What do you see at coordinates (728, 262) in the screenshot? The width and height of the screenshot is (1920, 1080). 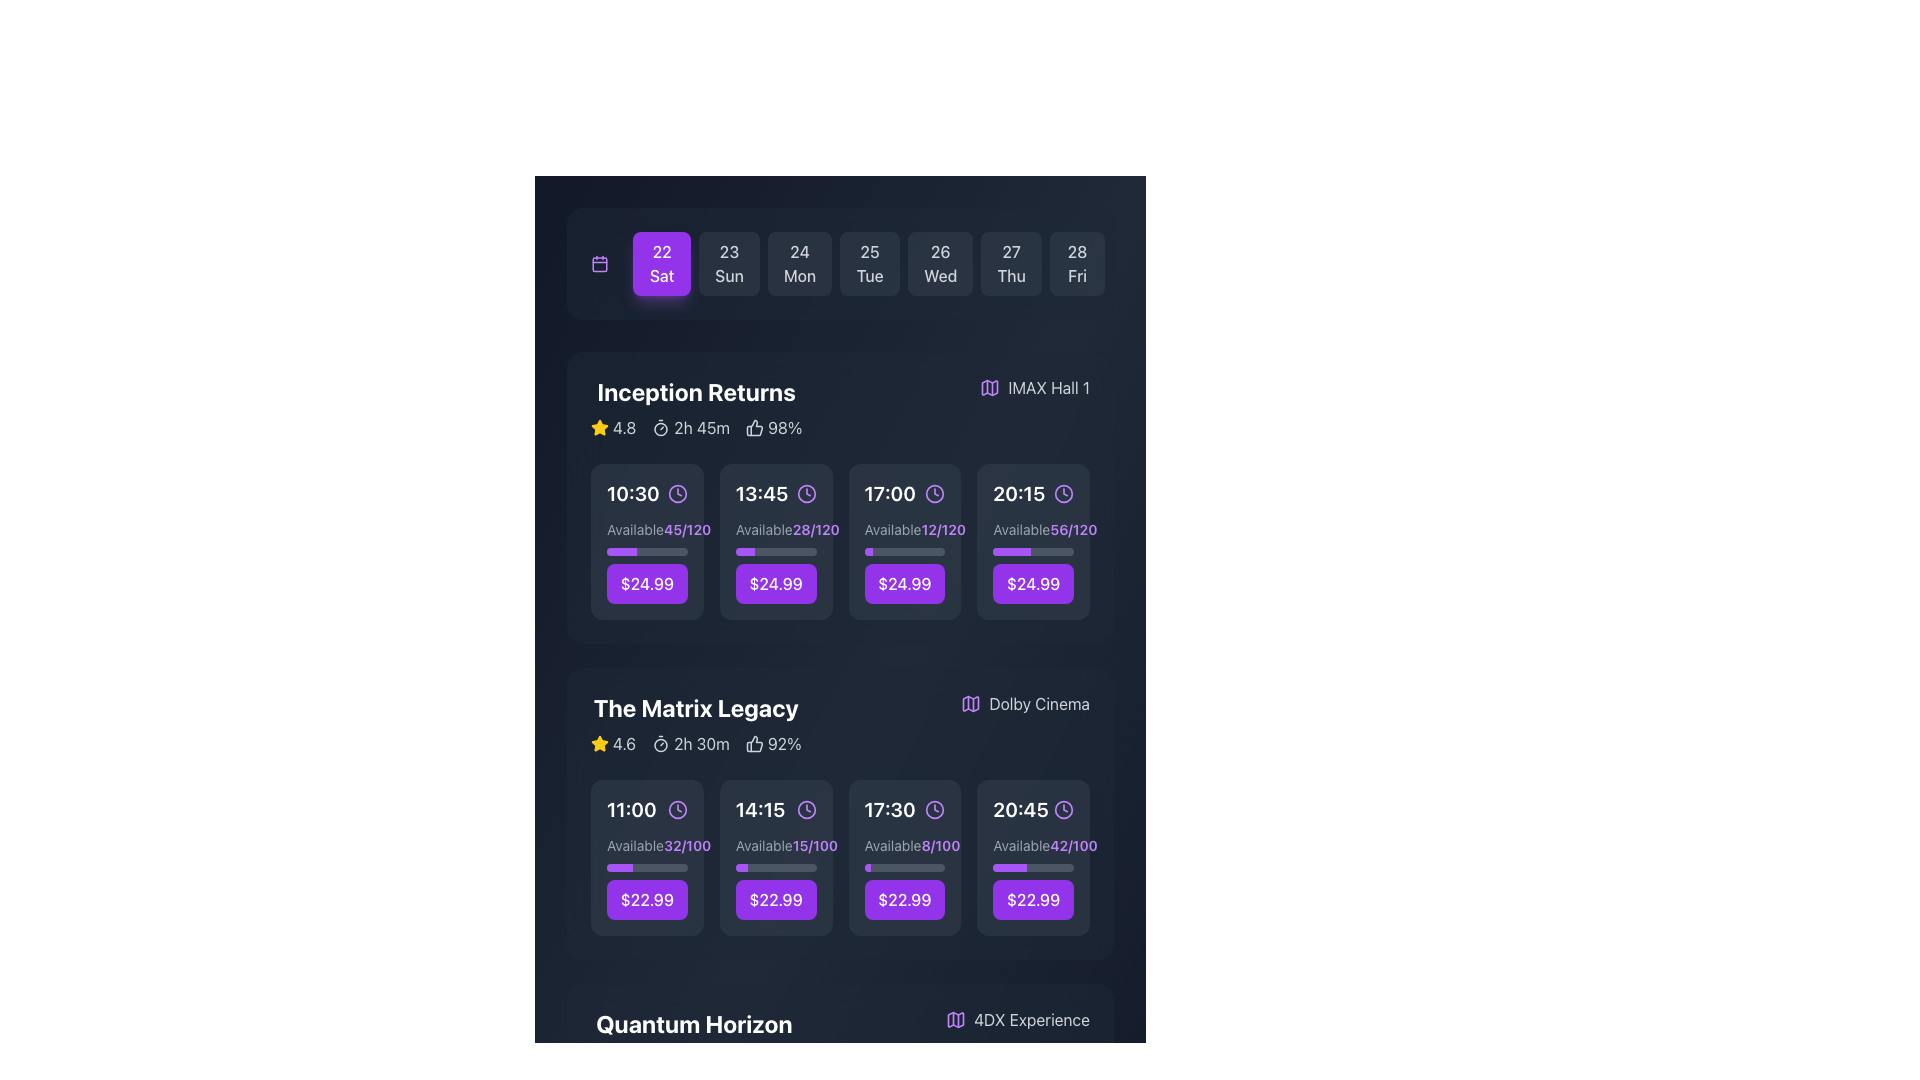 I see `the button that allows the user to select Sunday the 23rd, which is the second button in a horizontal list of date selections, located below a calendar icon` at bounding box center [728, 262].